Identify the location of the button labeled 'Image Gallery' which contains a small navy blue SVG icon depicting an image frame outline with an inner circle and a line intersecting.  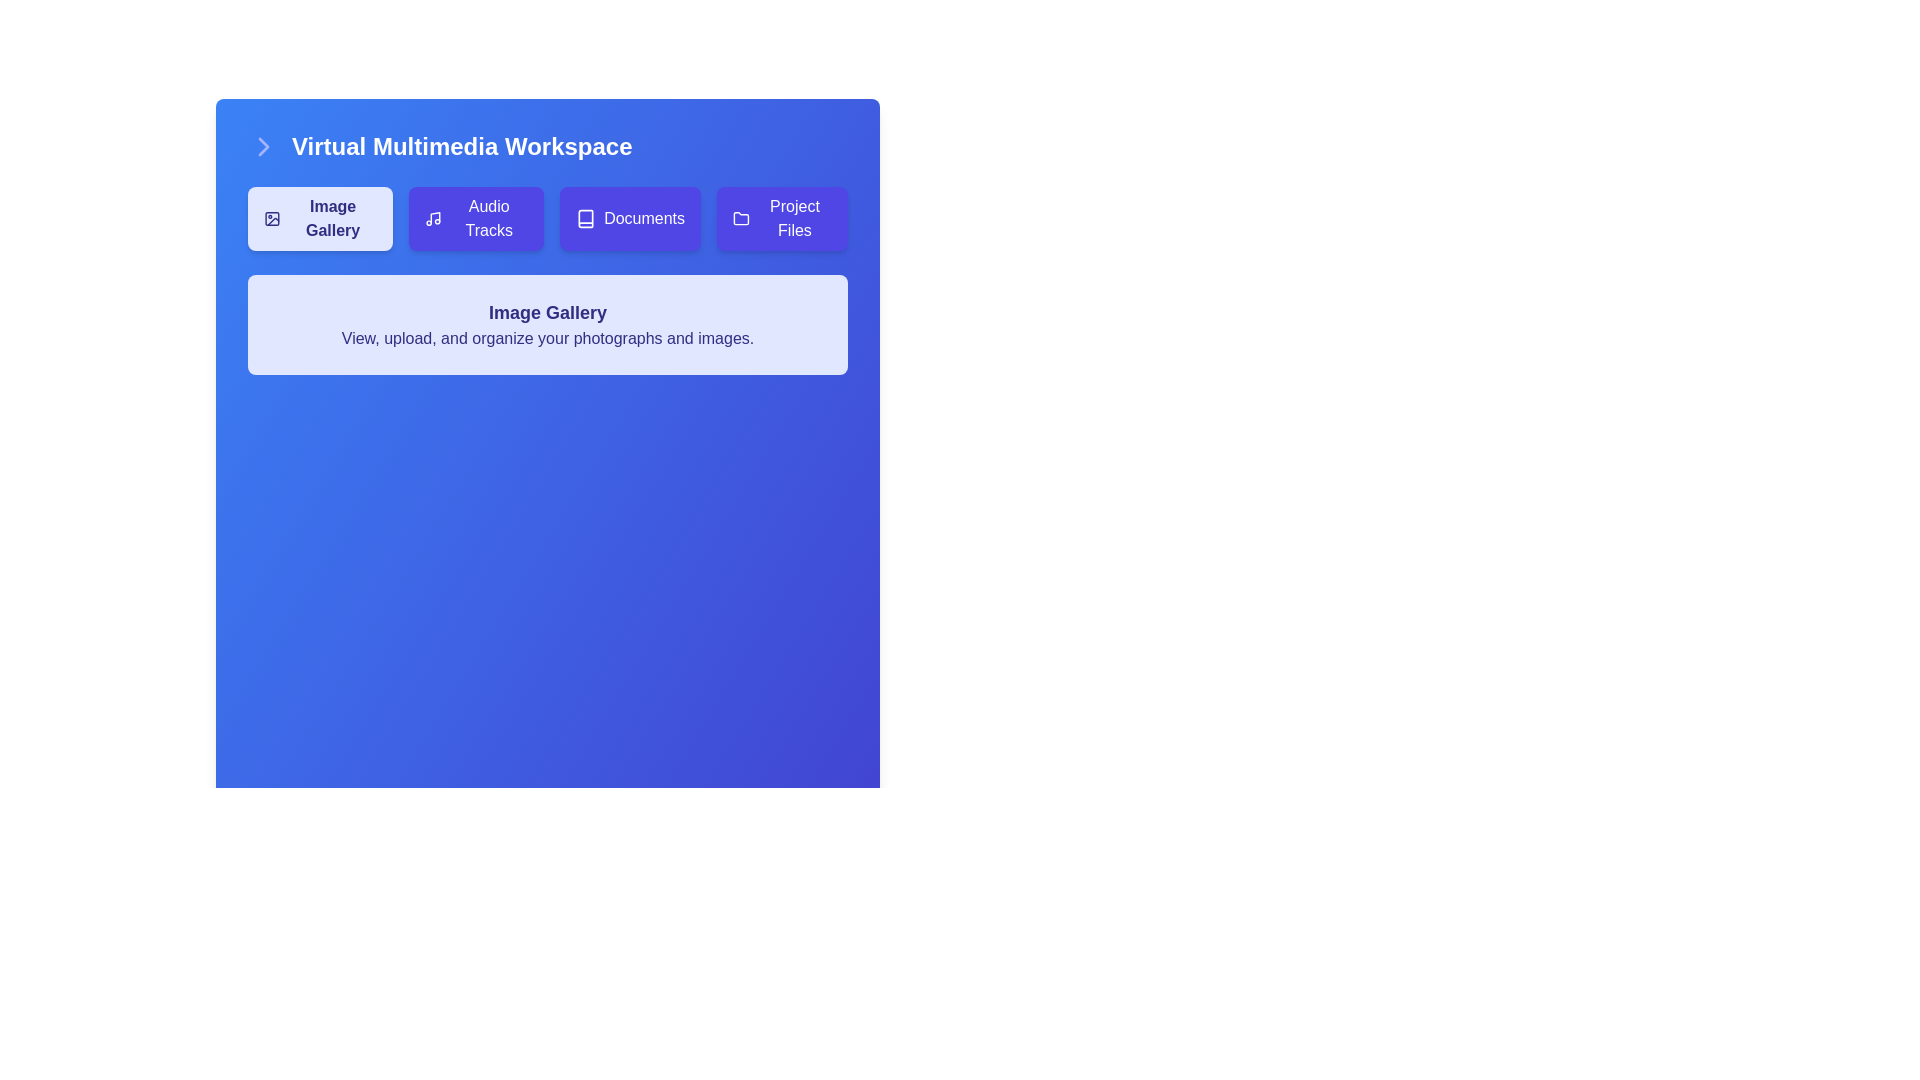
(271, 219).